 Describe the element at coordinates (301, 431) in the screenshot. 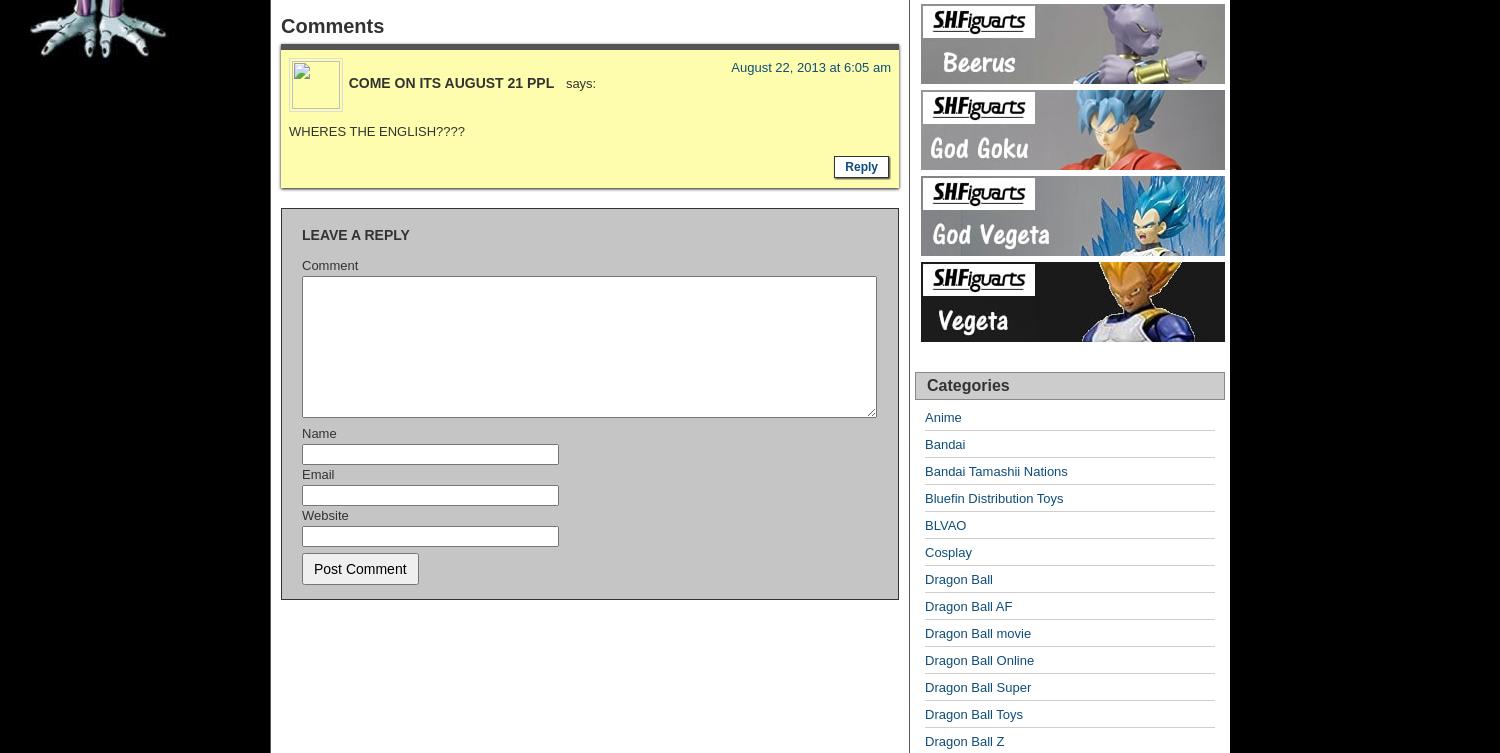

I see `'Name'` at that location.